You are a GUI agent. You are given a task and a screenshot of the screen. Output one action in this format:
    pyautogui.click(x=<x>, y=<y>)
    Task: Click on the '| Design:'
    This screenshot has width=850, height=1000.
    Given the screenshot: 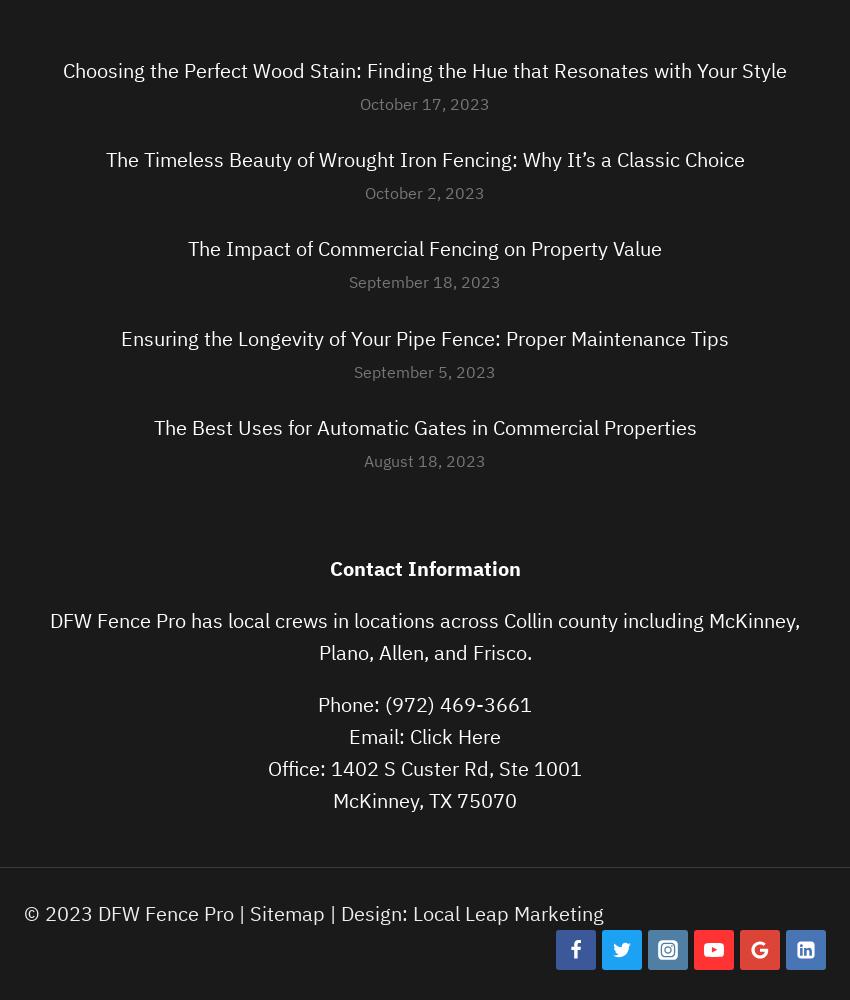 What is the action you would take?
    pyautogui.click(x=367, y=913)
    